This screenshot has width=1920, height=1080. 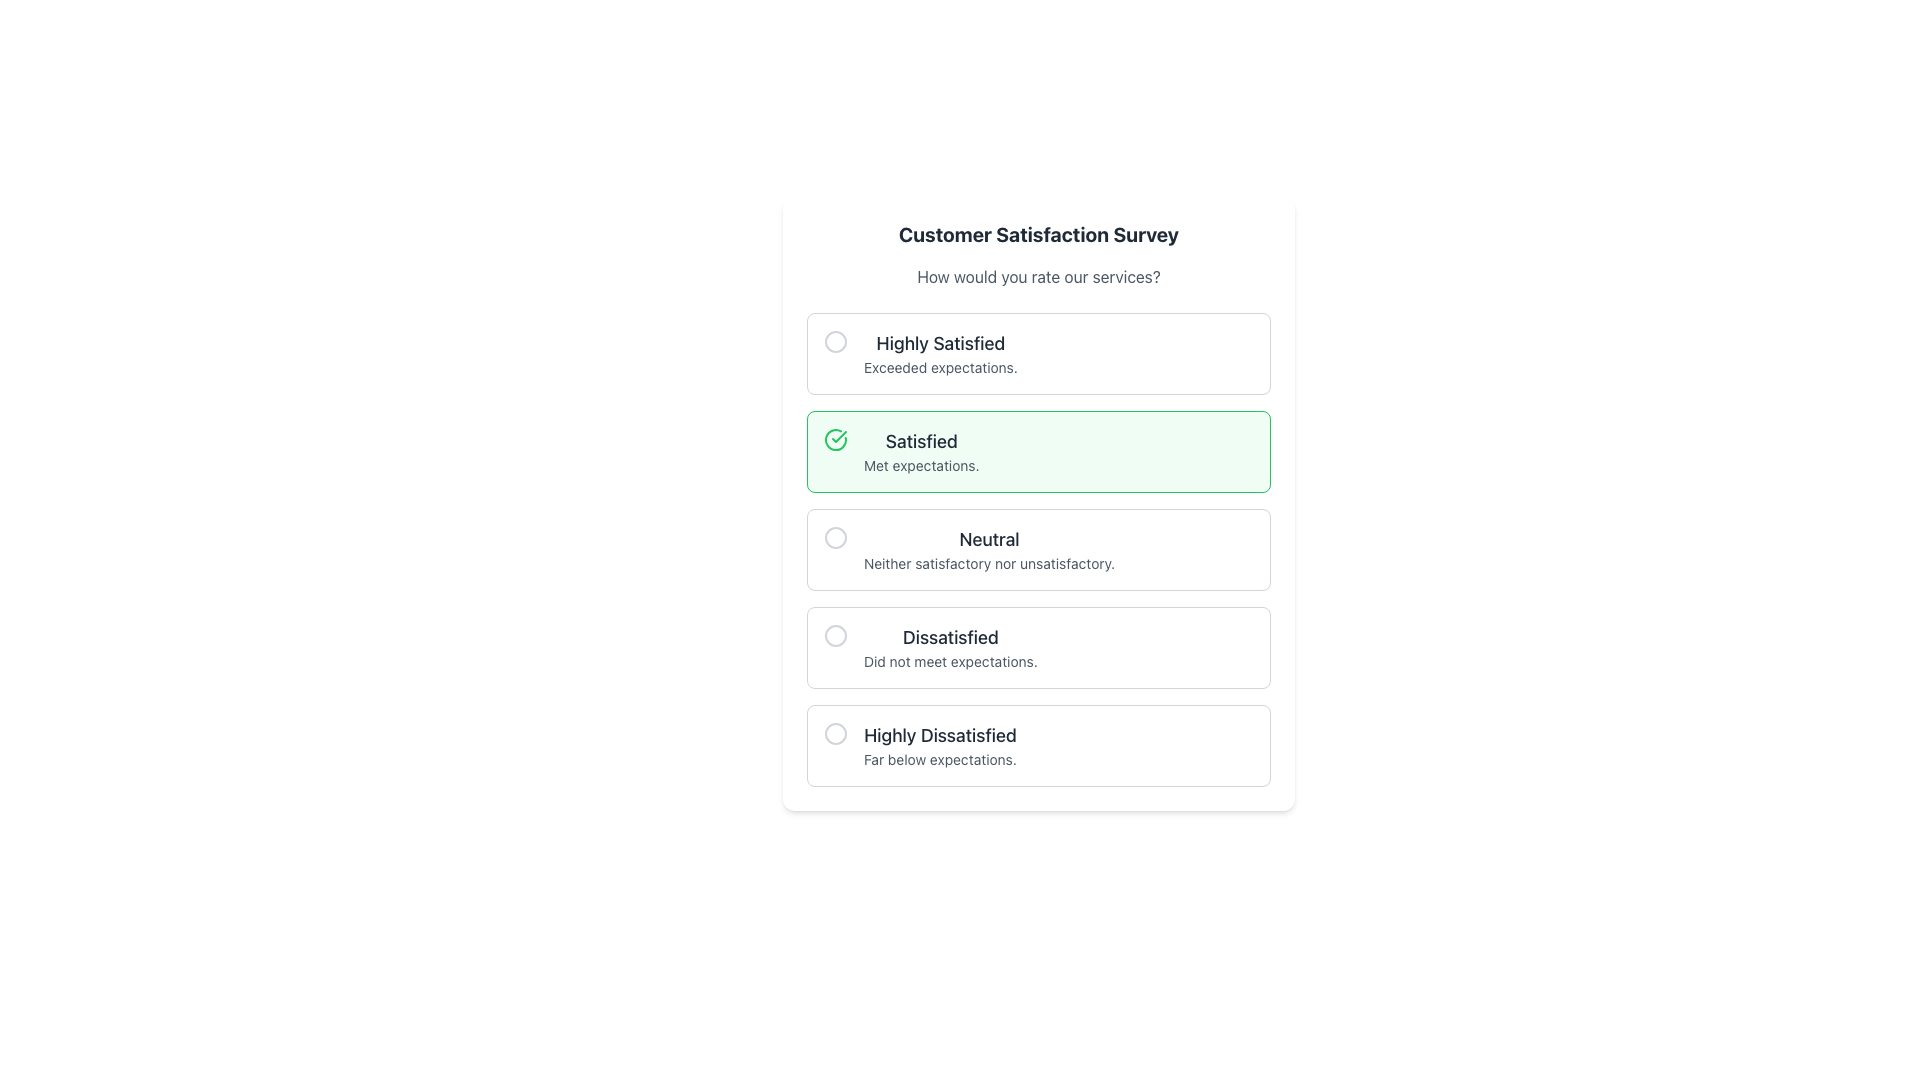 I want to click on the Text Label that provides a detailed description for the option 'Highly Dissatisfied' in the customer satisfaction survey, located beneath the 'Highly Dissatisfied' text, so click(x=939, y=759).